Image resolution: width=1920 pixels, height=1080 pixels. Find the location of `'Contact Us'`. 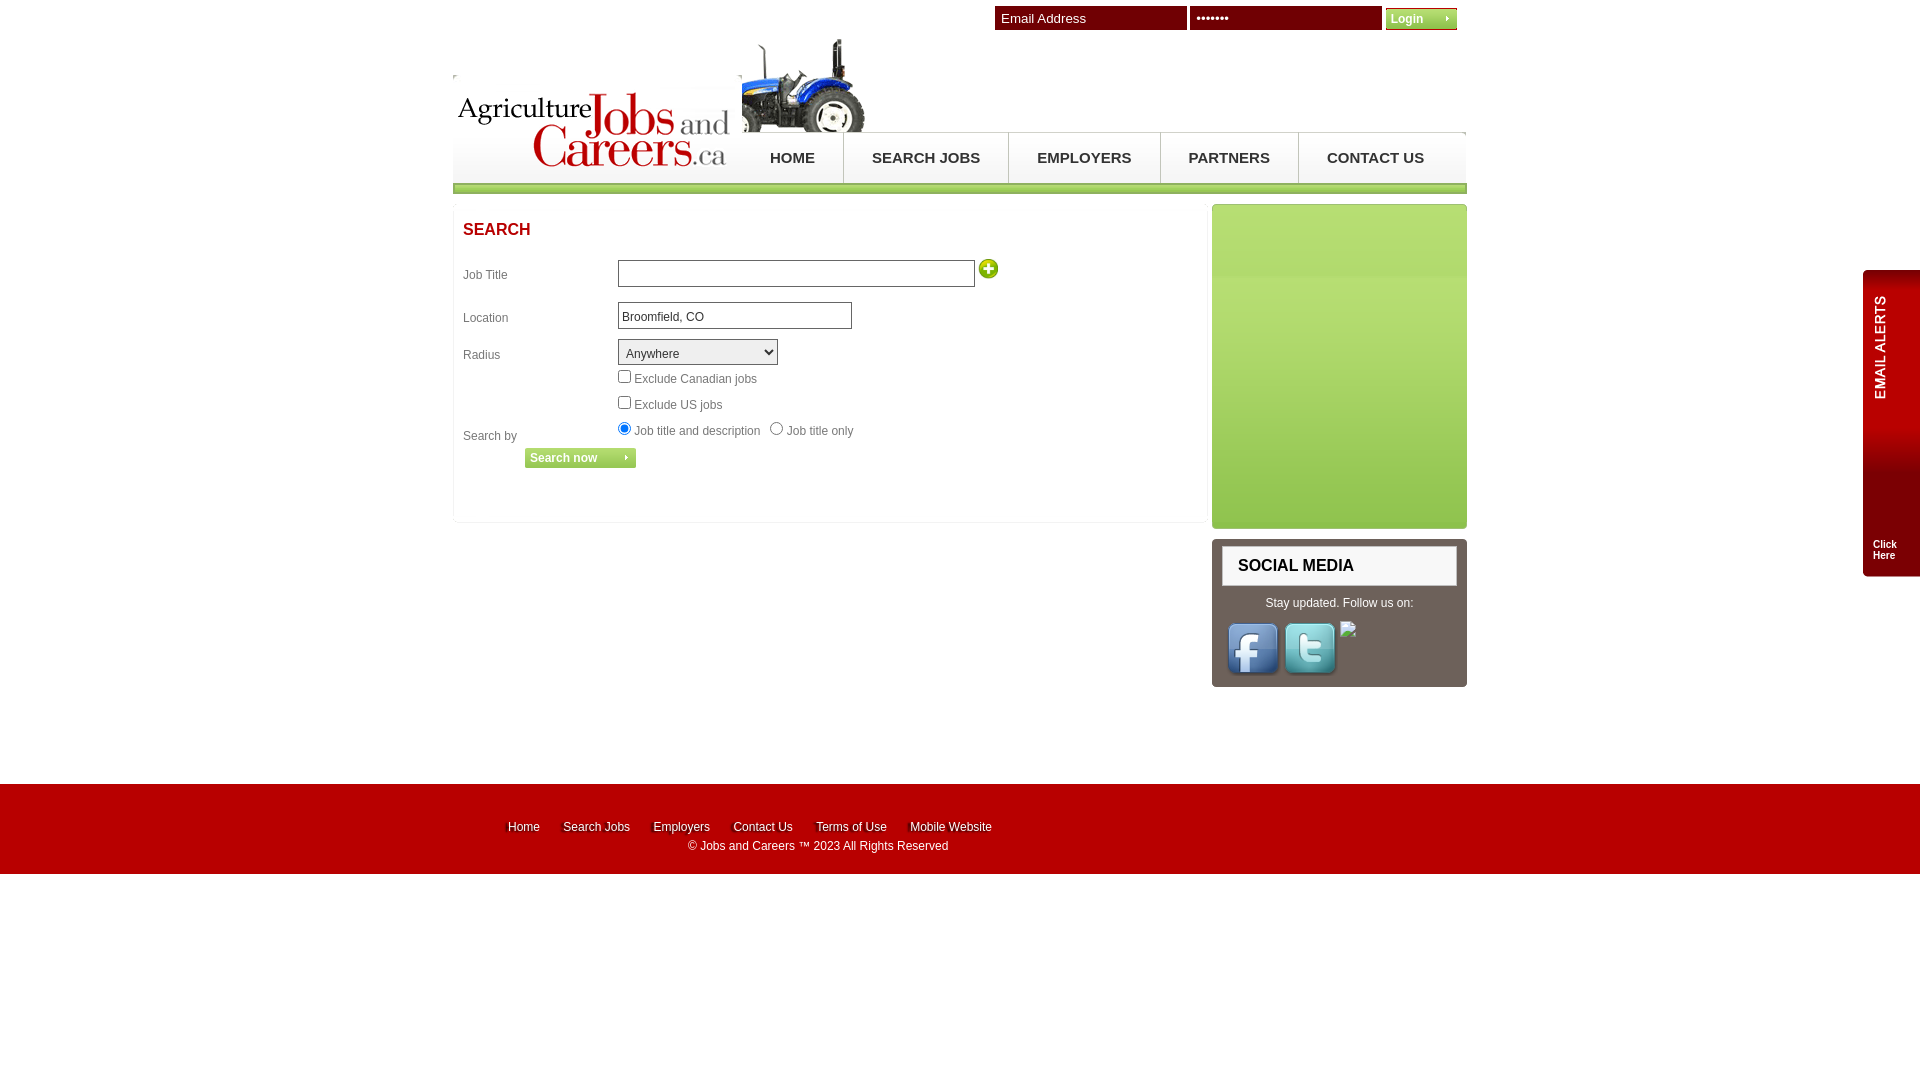

'Contact Us' is located at coordinates (761, 826).